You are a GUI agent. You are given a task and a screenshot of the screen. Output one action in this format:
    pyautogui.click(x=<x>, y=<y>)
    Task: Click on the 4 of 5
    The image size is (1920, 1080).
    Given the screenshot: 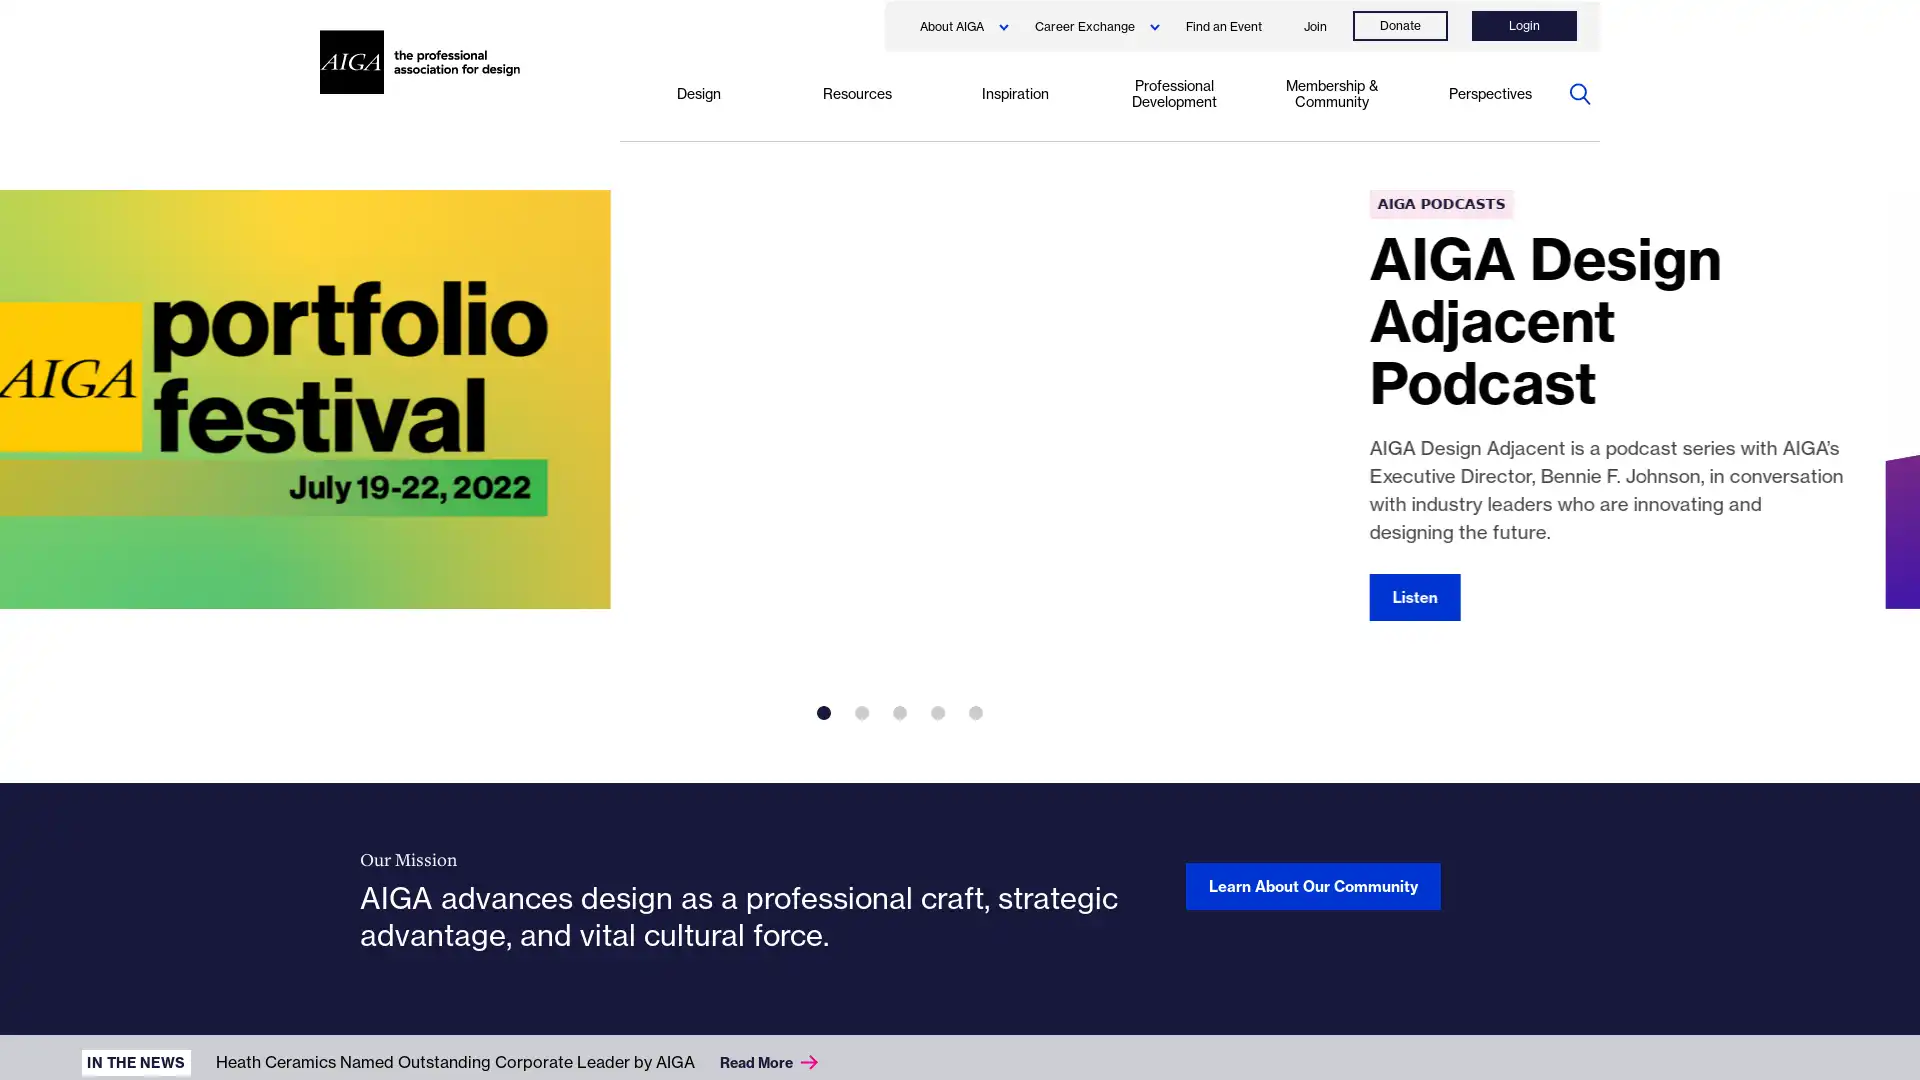 What is the action you would take?
    pyautogui.click(x=936, y=712)
    